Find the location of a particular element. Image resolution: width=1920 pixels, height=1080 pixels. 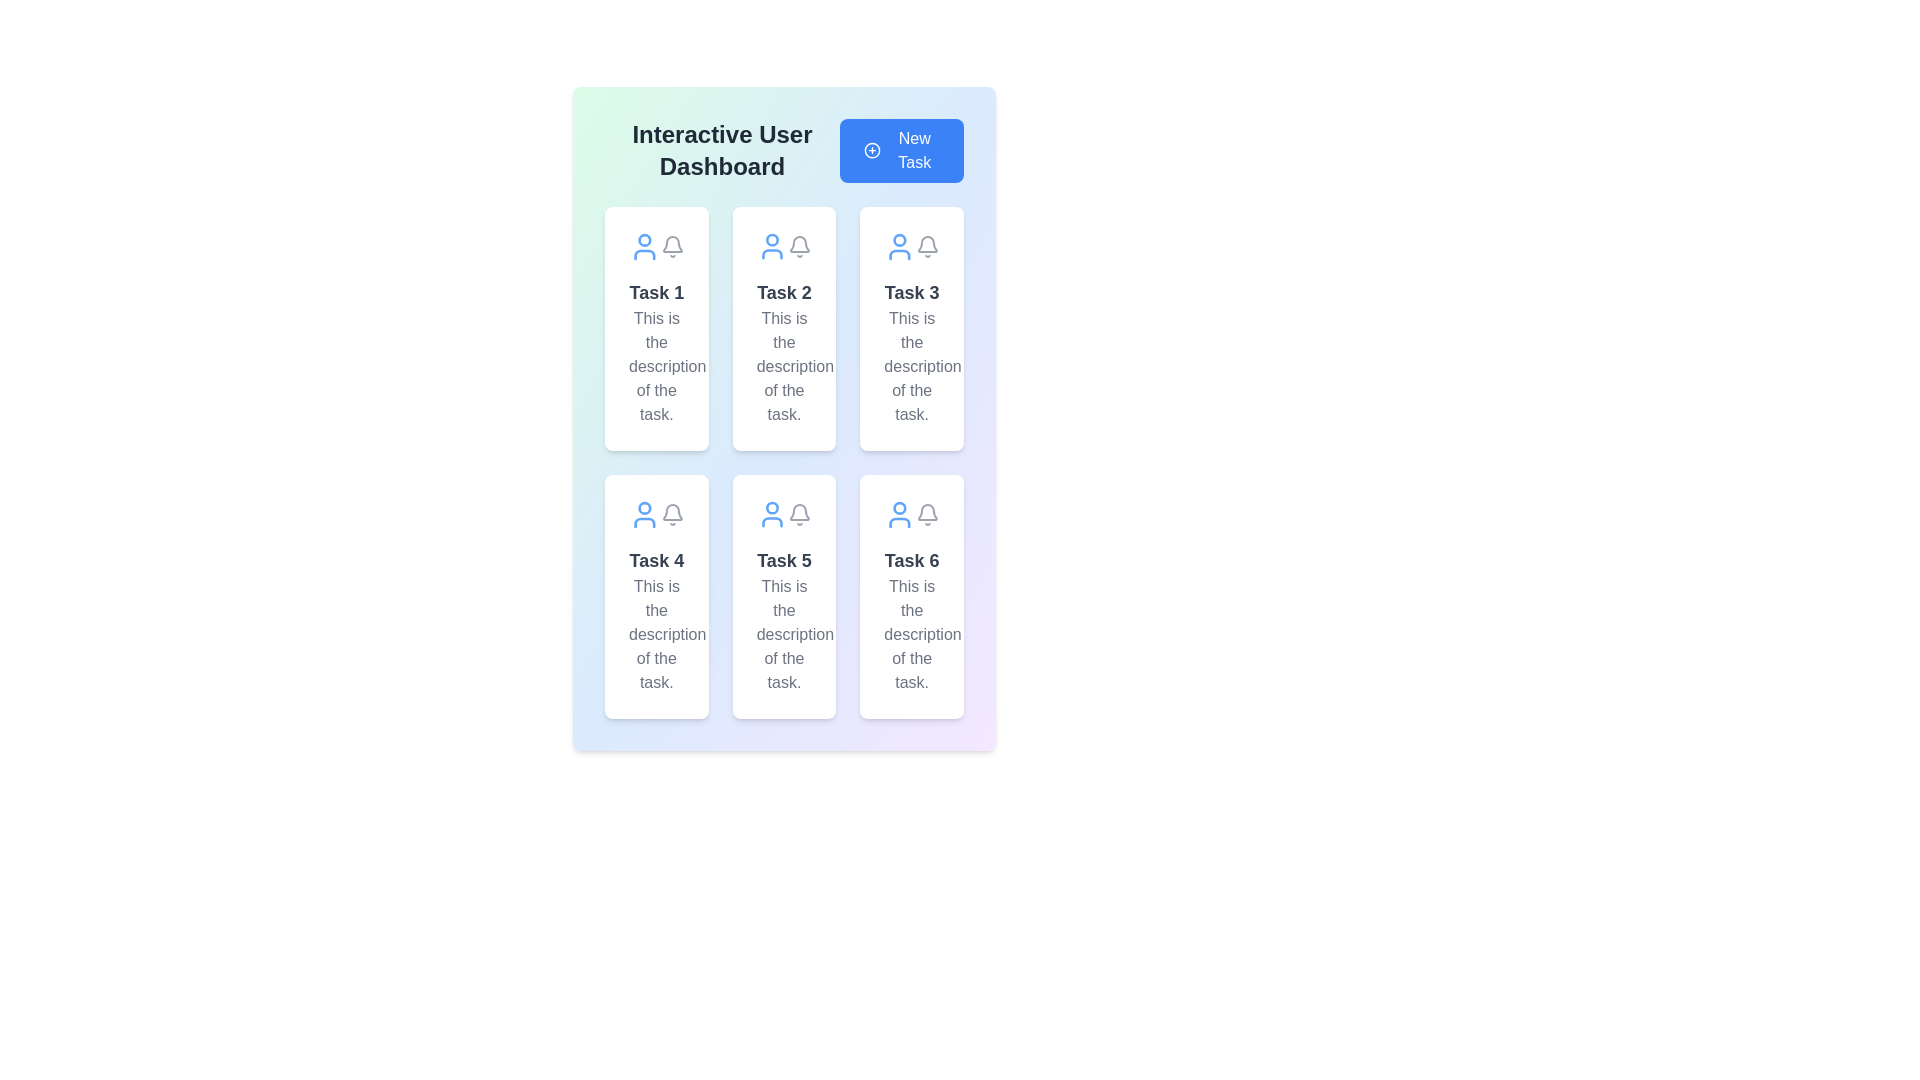

the prominent 'Task 5' text label, which is styled in bold and larger dark gray font, located in the middle column of the second row in the grid is located at coordinates (783, 560).